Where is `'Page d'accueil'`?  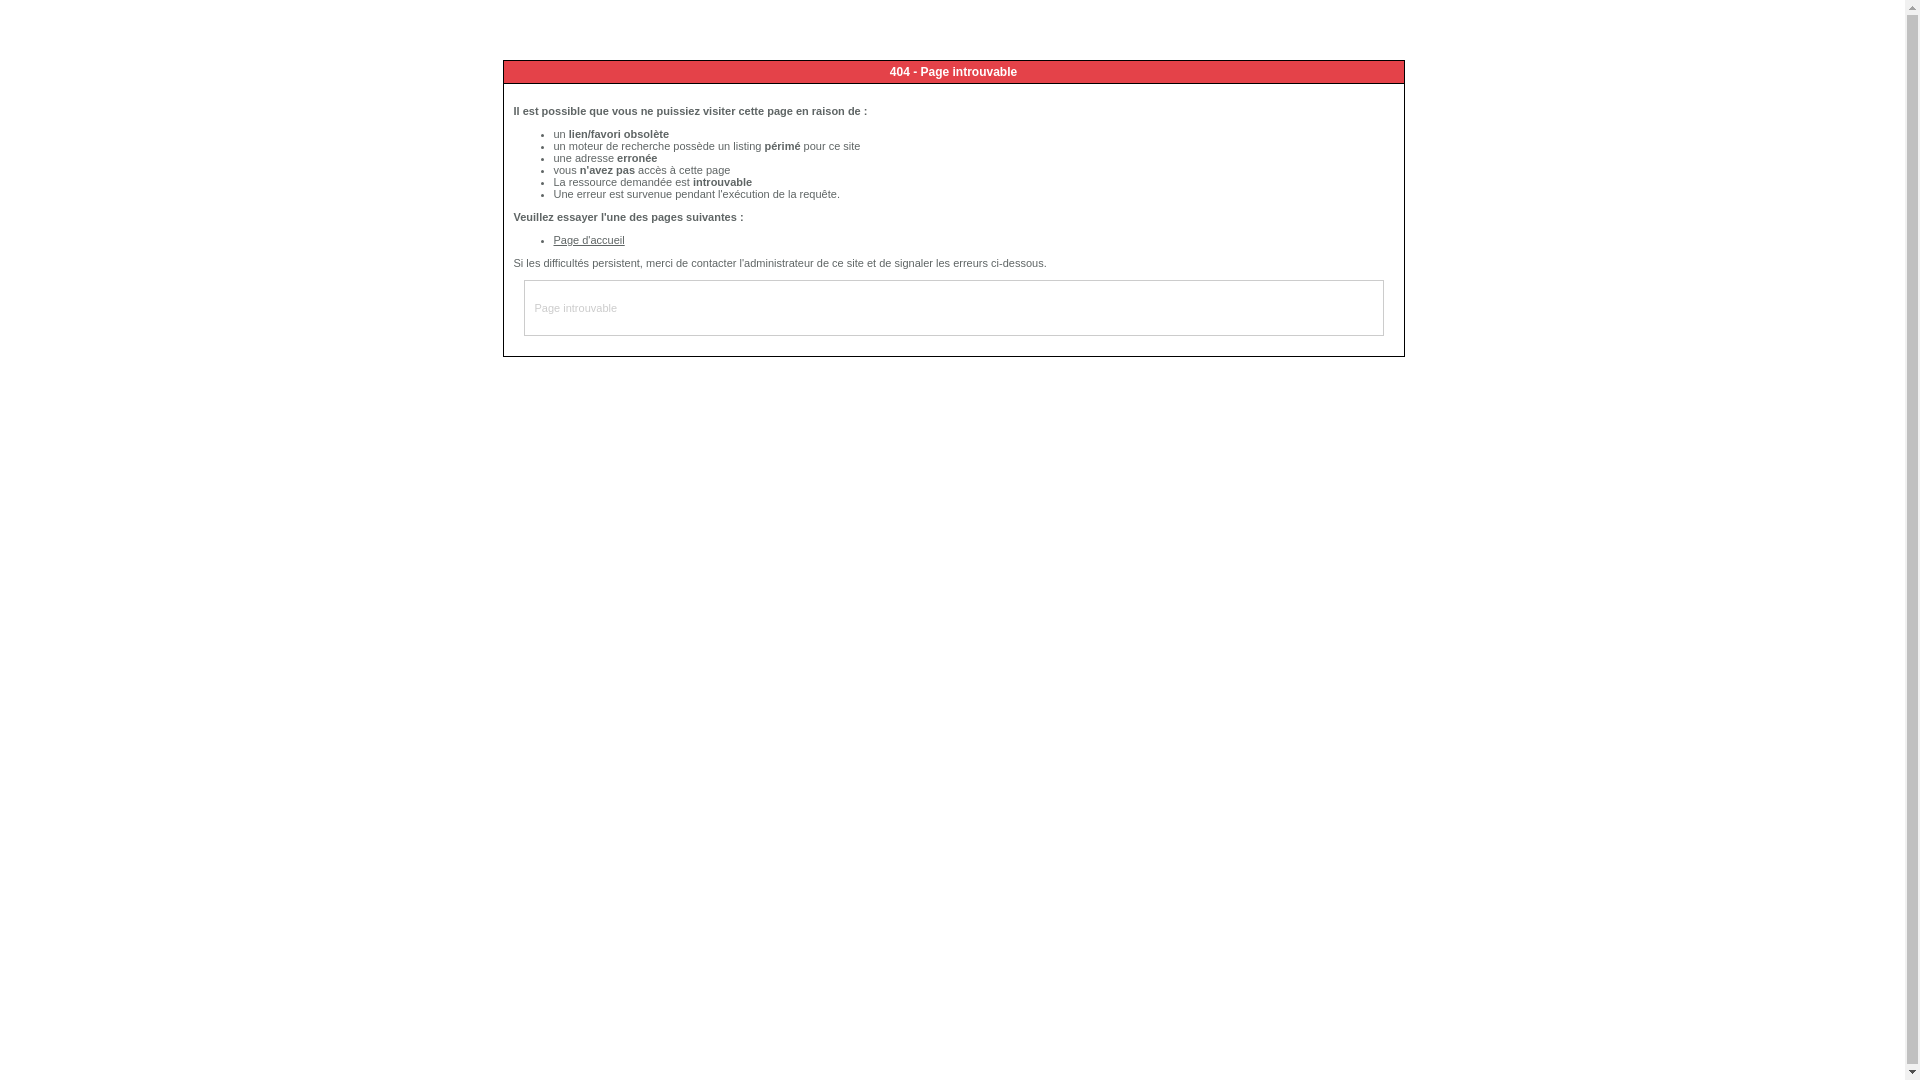
'Page d'accueil' is located at coordinates (553, 238).